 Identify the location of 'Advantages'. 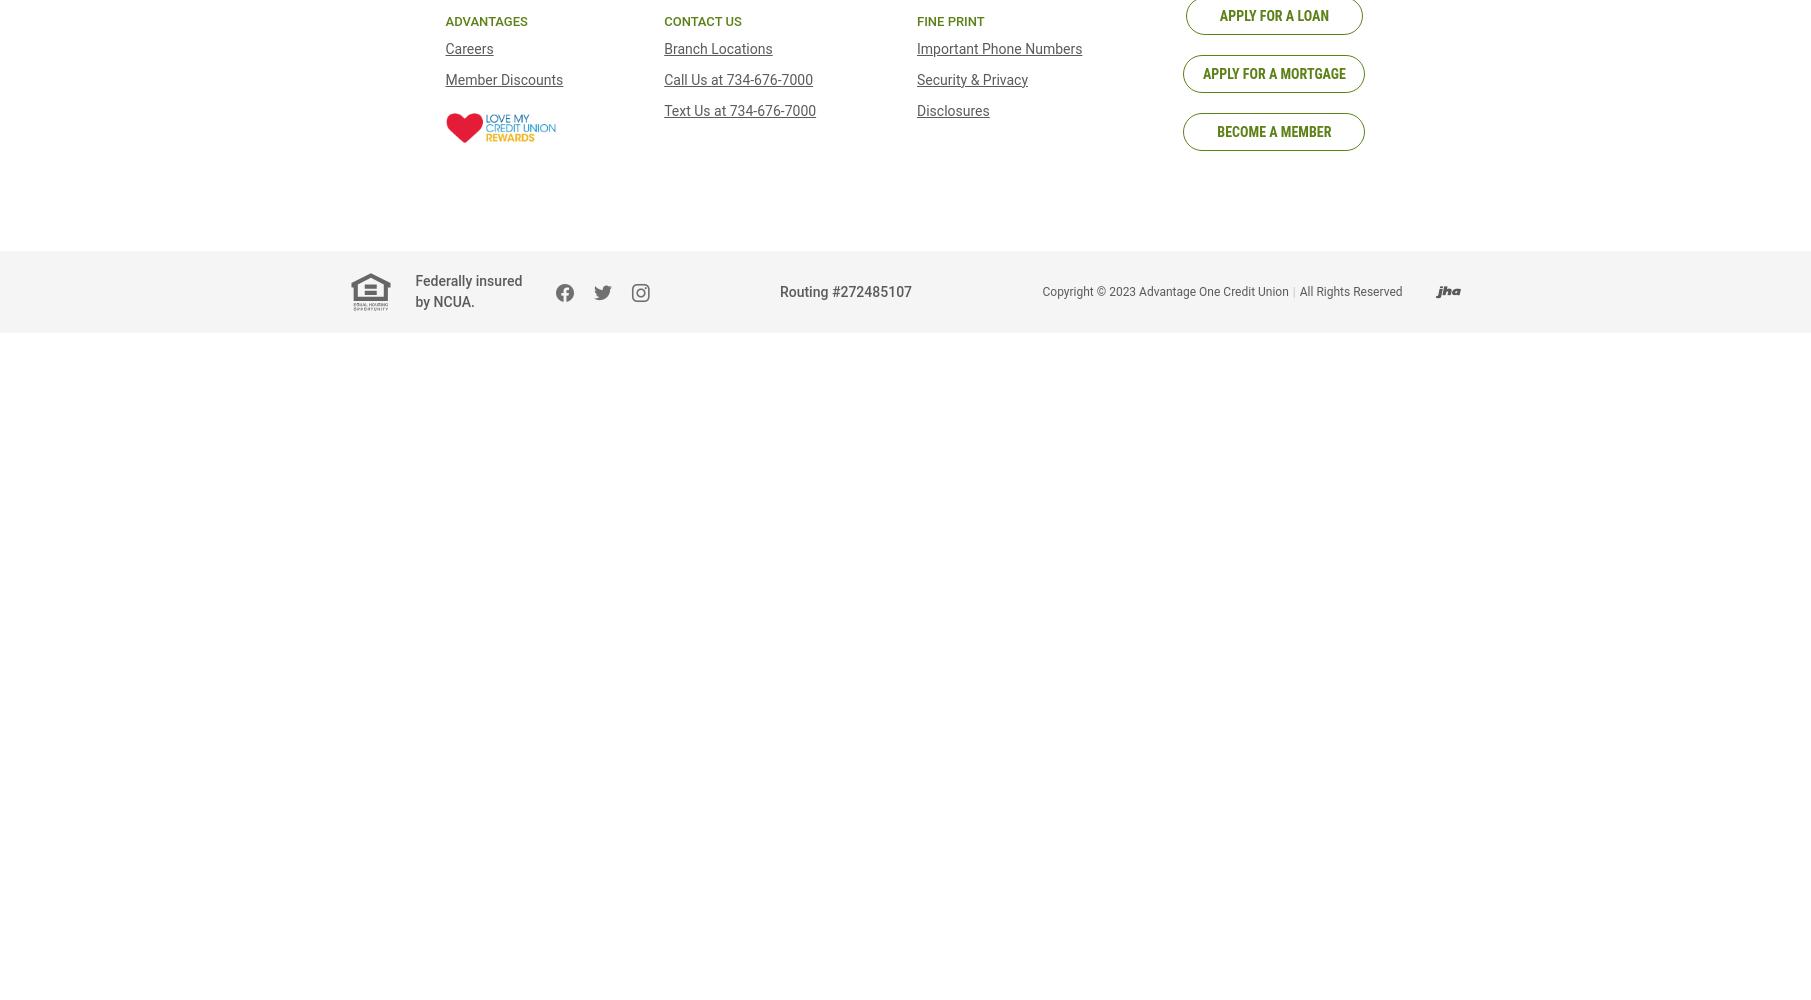
(486, 20).